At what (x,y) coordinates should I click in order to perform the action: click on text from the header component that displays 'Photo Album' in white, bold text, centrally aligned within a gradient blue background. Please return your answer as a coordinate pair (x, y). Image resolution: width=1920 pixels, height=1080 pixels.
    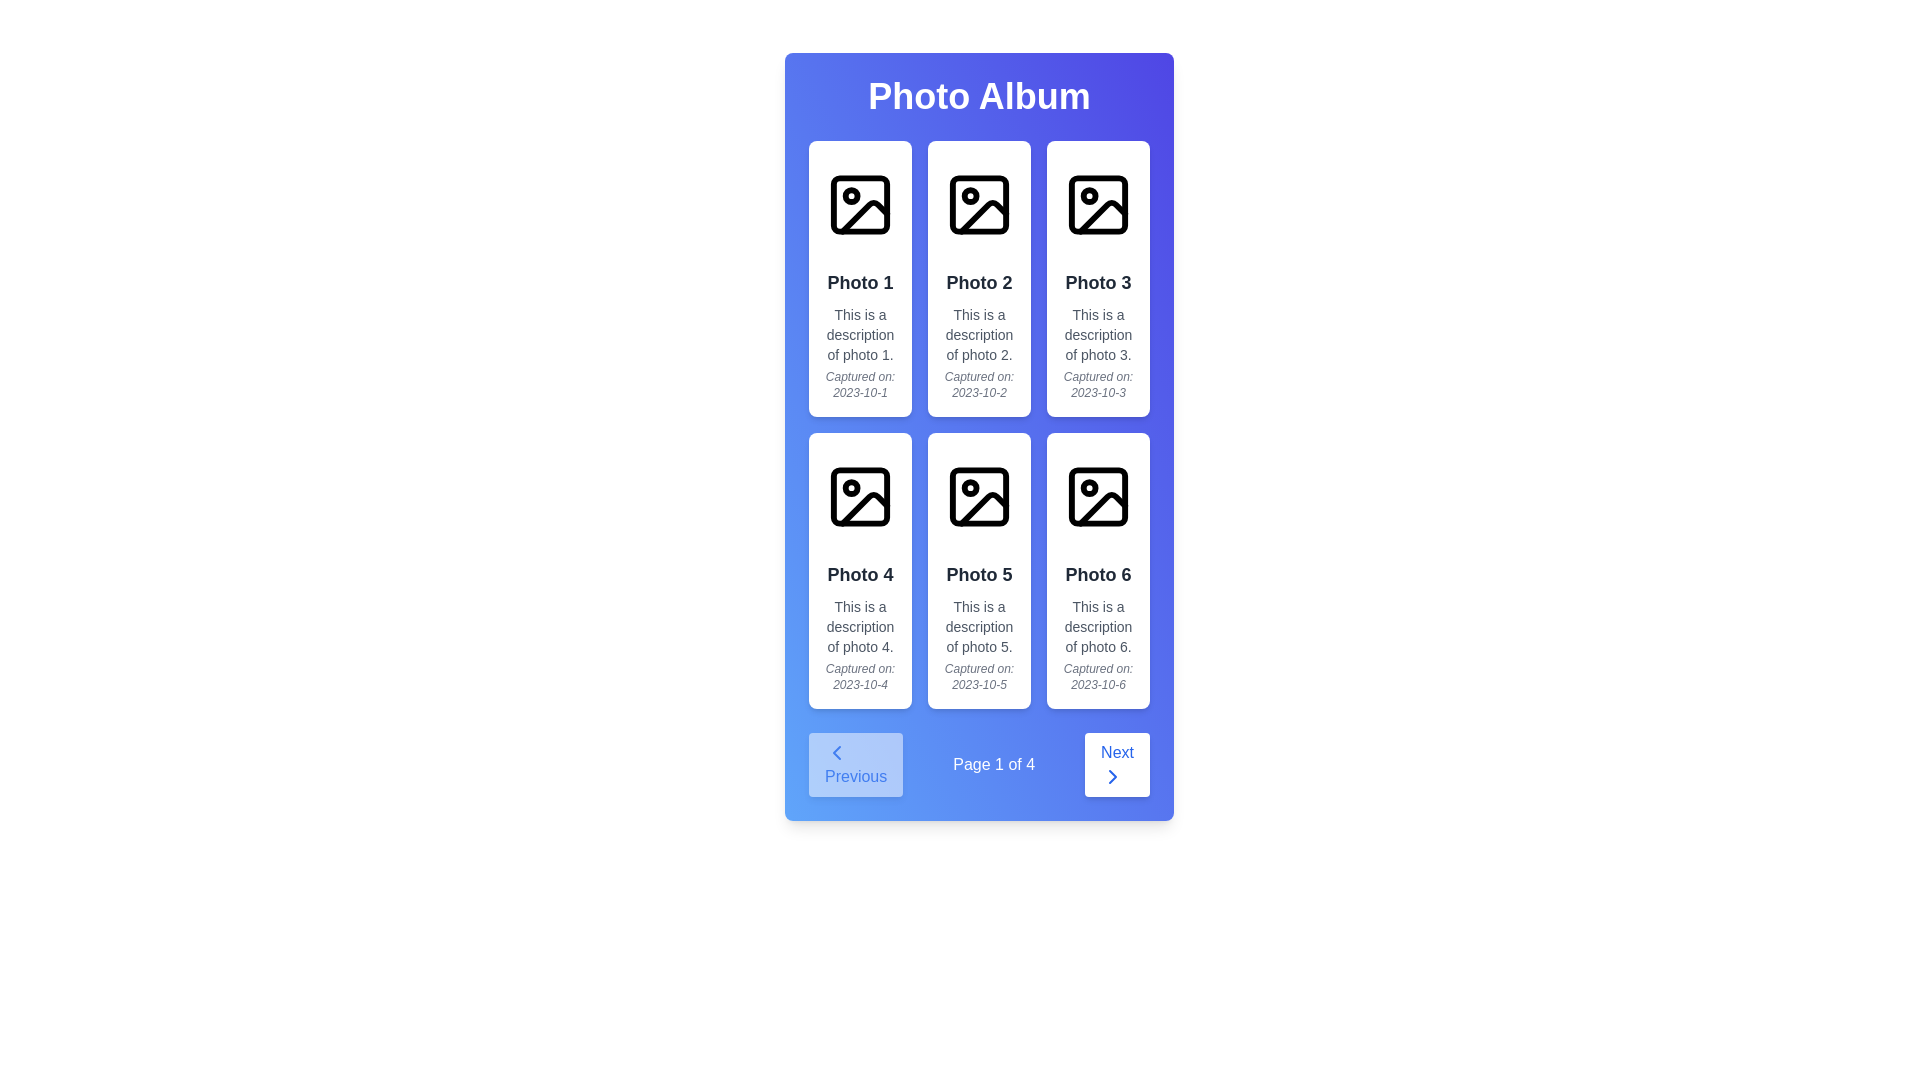
    Looking at the image, I should click on (979, 96).